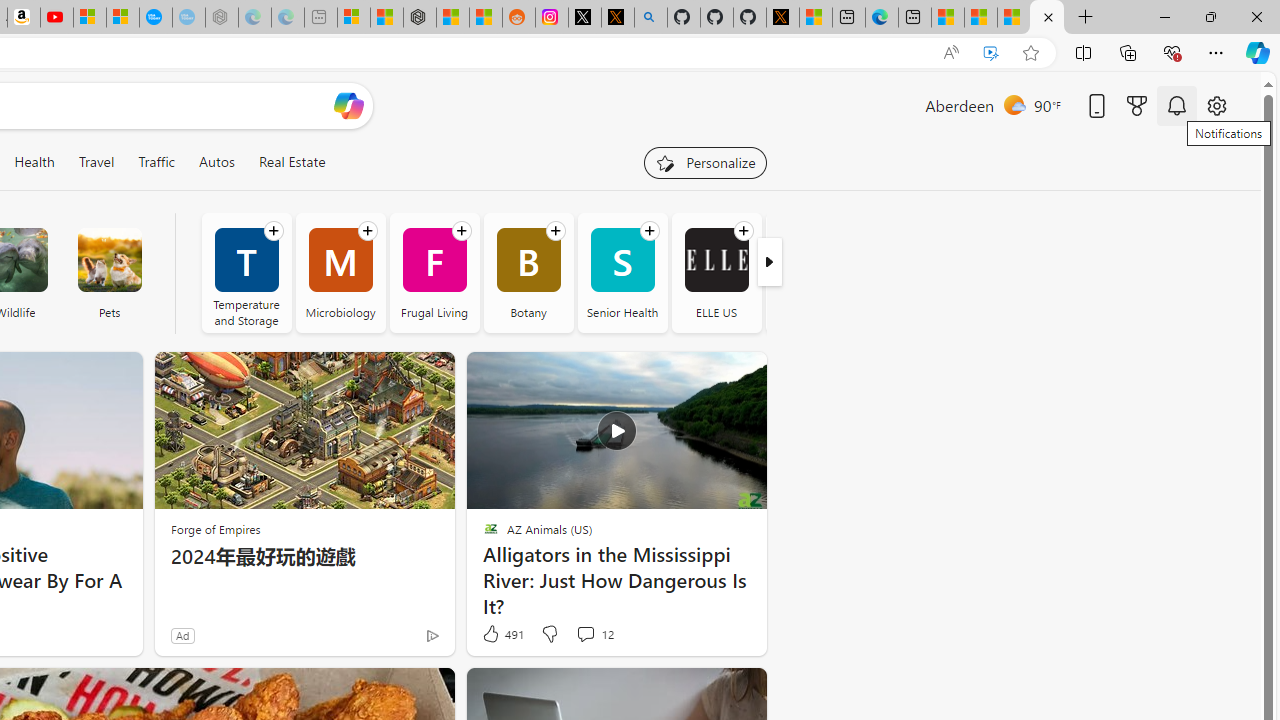 This screenshot has width=1280, height=720. Describe the element at coordinates (650, 17) in the screenshot. I see `'github - Search'` at that location.